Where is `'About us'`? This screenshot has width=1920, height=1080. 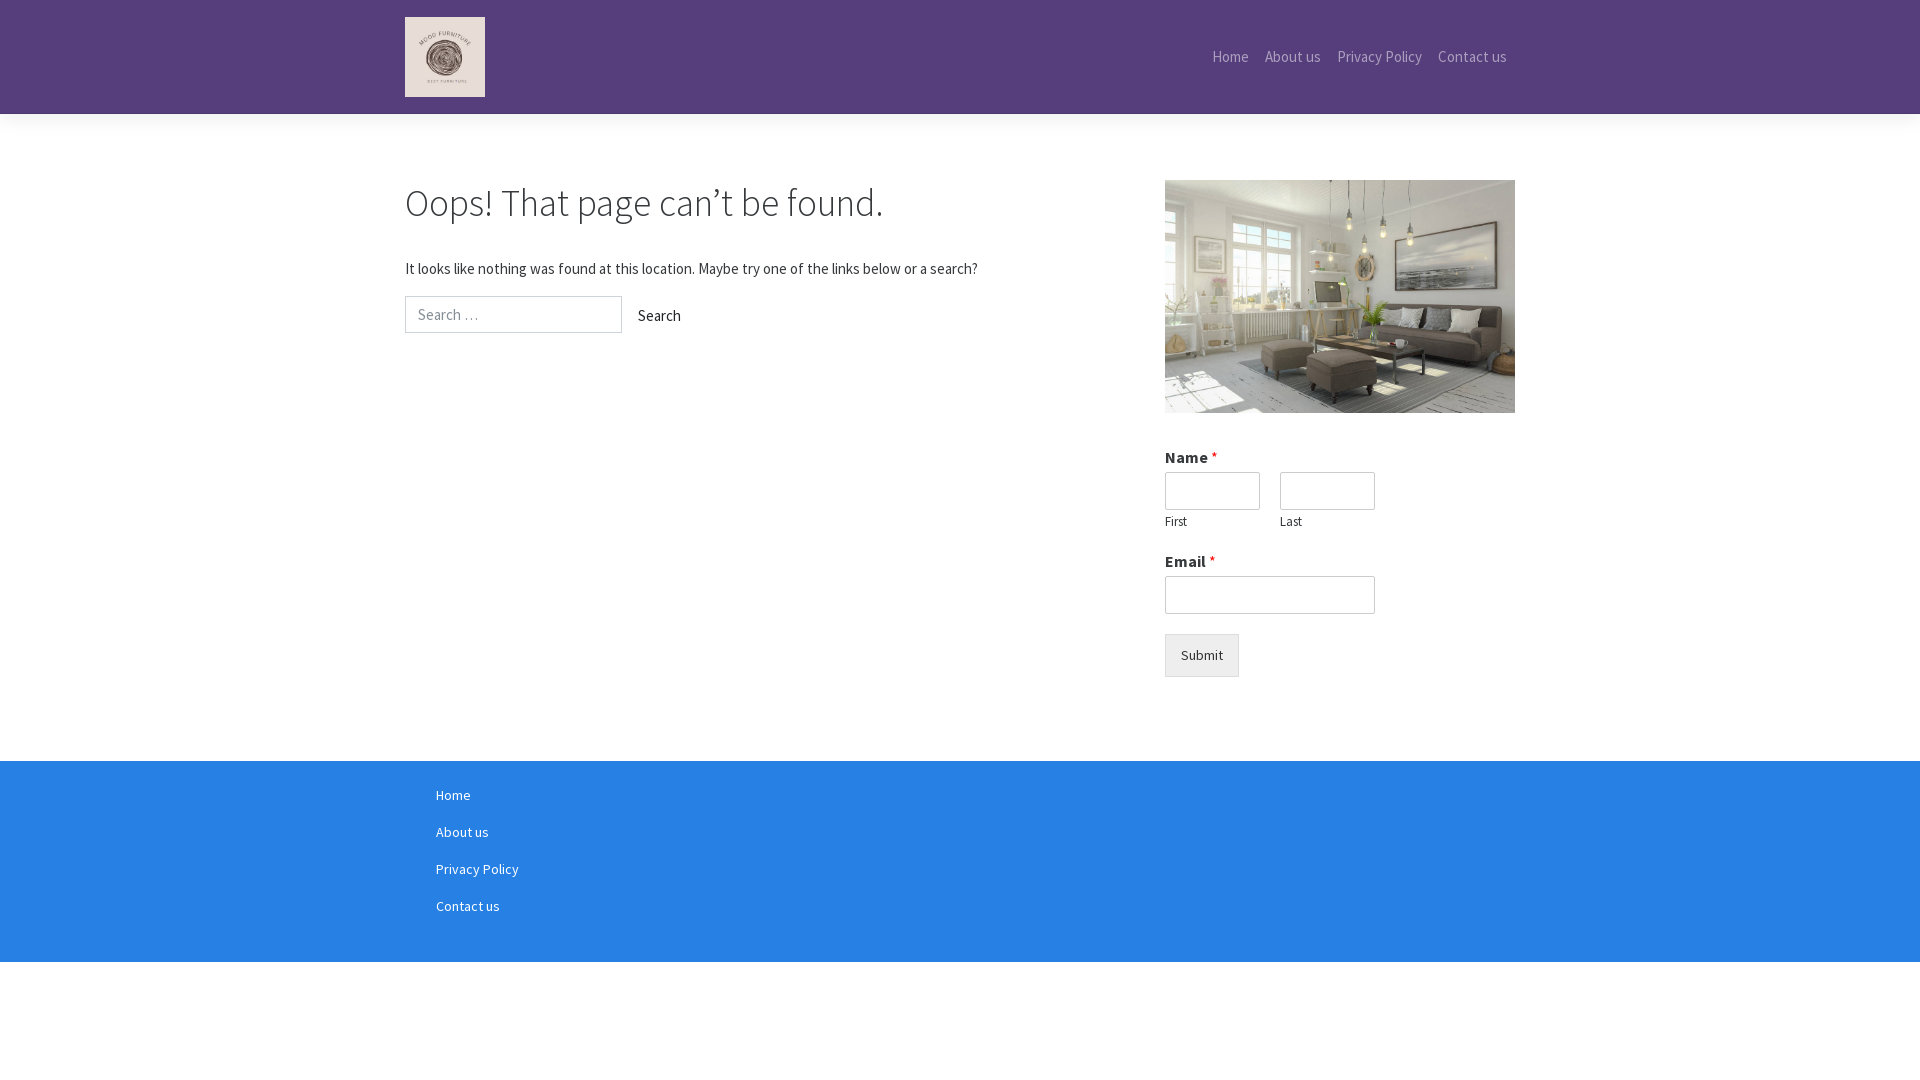 'About us' is located at coordinates (419, 832).